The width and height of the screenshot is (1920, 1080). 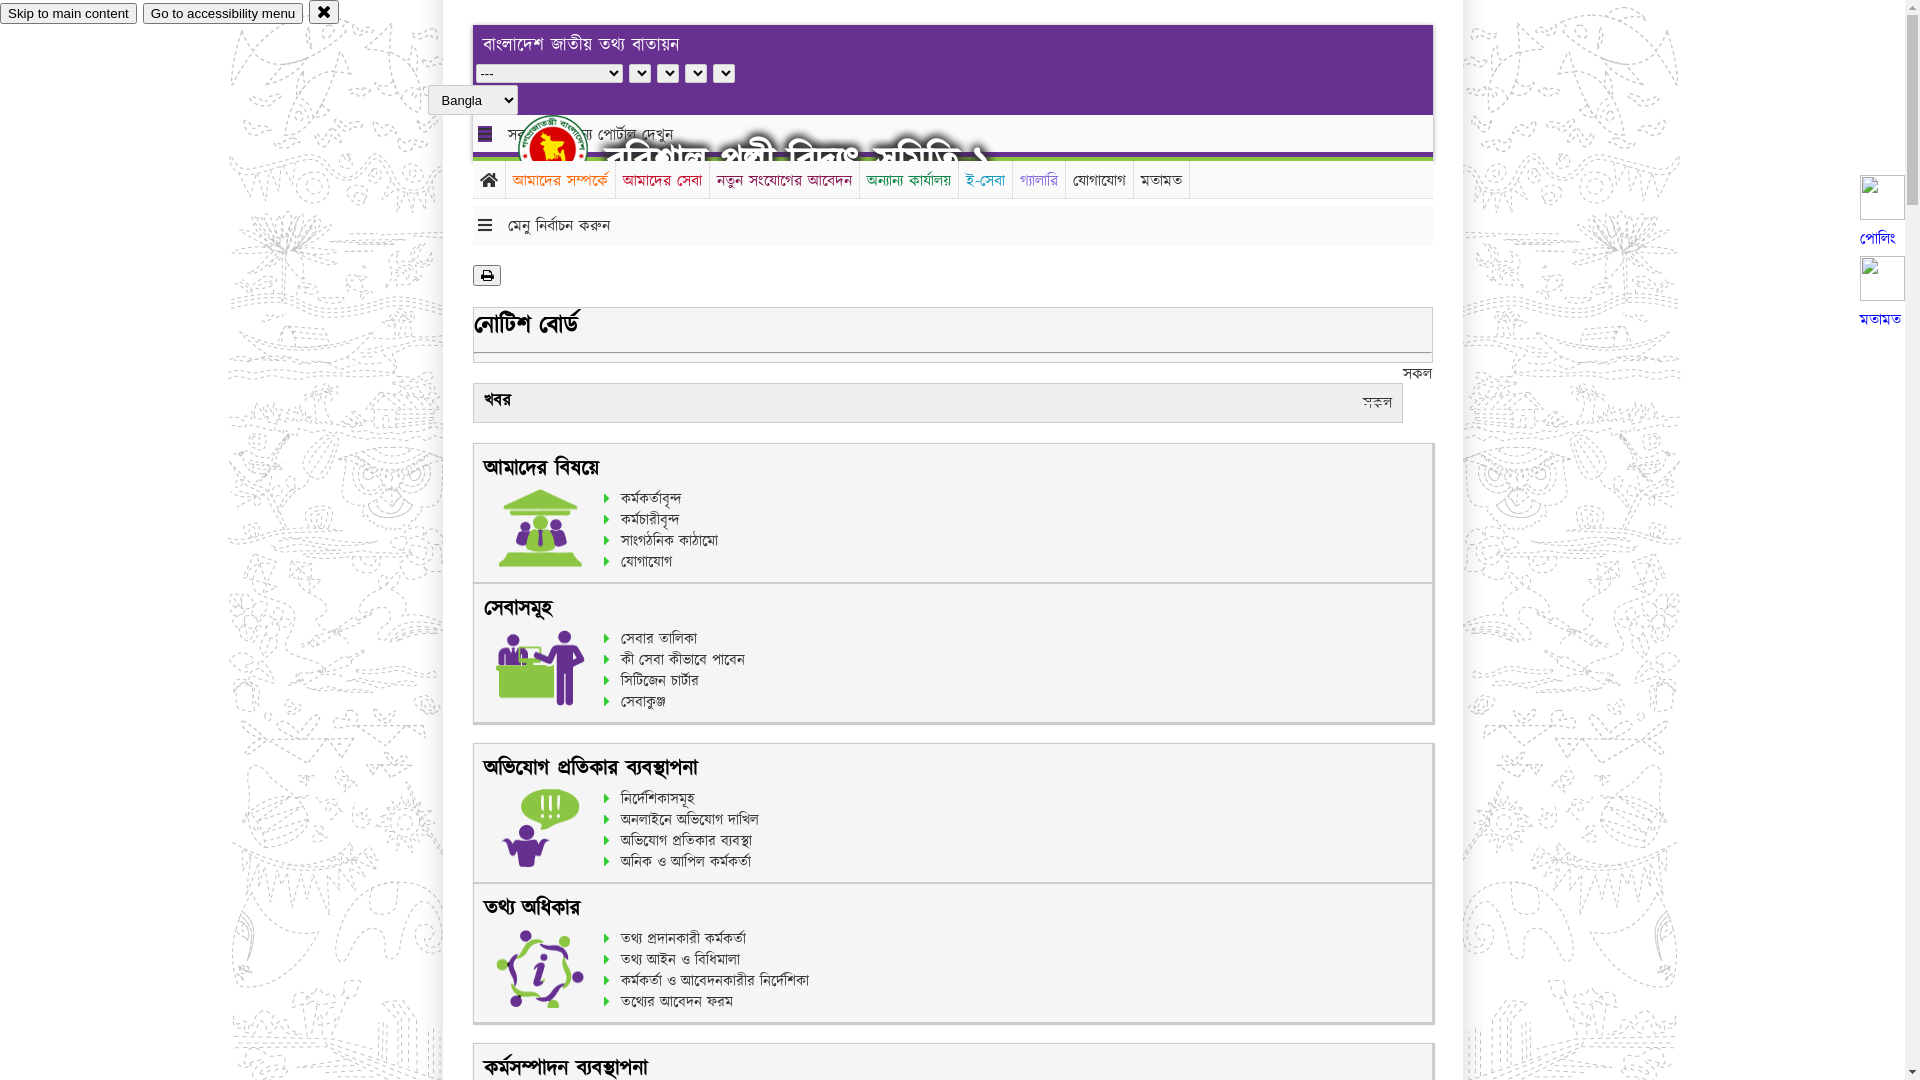 What do you see at coordinates (324, 11) in the screenshot?
I see `'close'` at bounding box center [324, 11].